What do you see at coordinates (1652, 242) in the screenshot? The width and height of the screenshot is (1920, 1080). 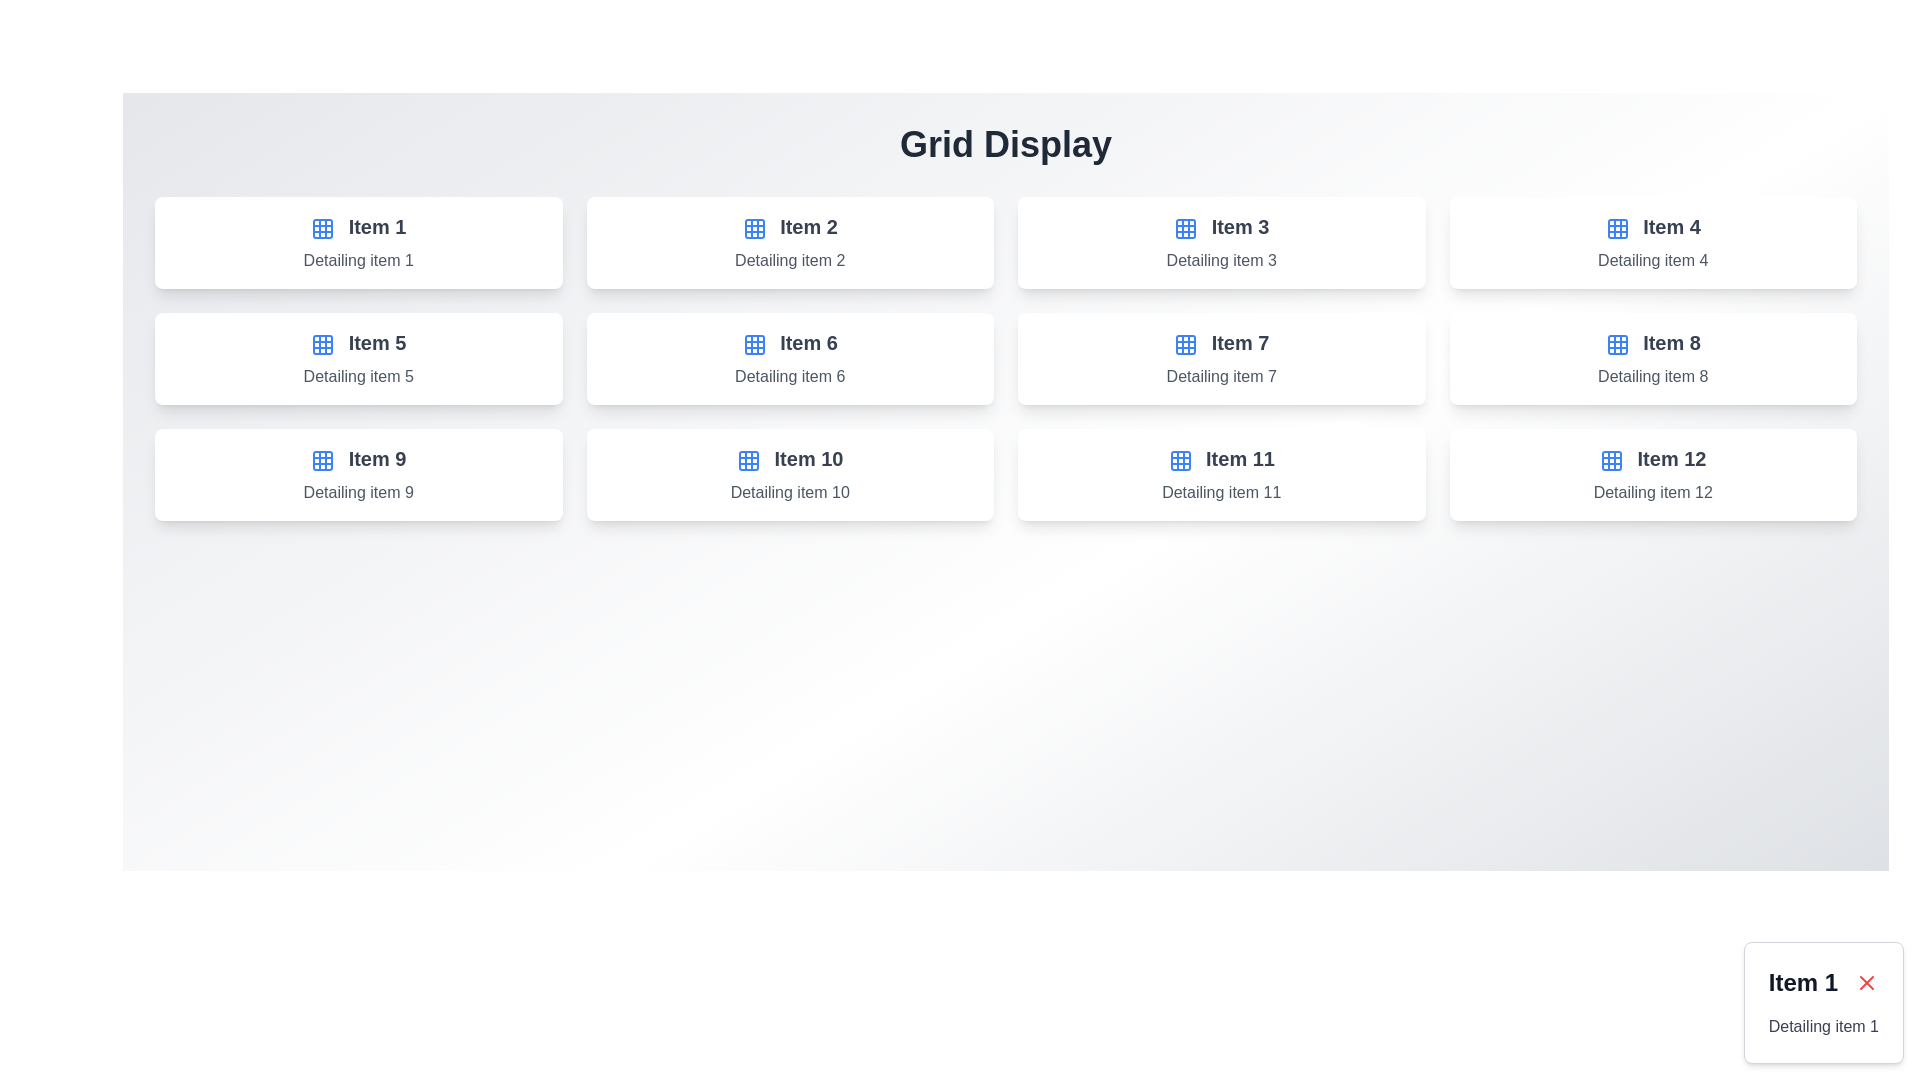 I see `visual details of the Card element displaying 'Item 4' with a grid icon, located in the first row and fourth column of the grid layout` at bounding box center [1652, 242].